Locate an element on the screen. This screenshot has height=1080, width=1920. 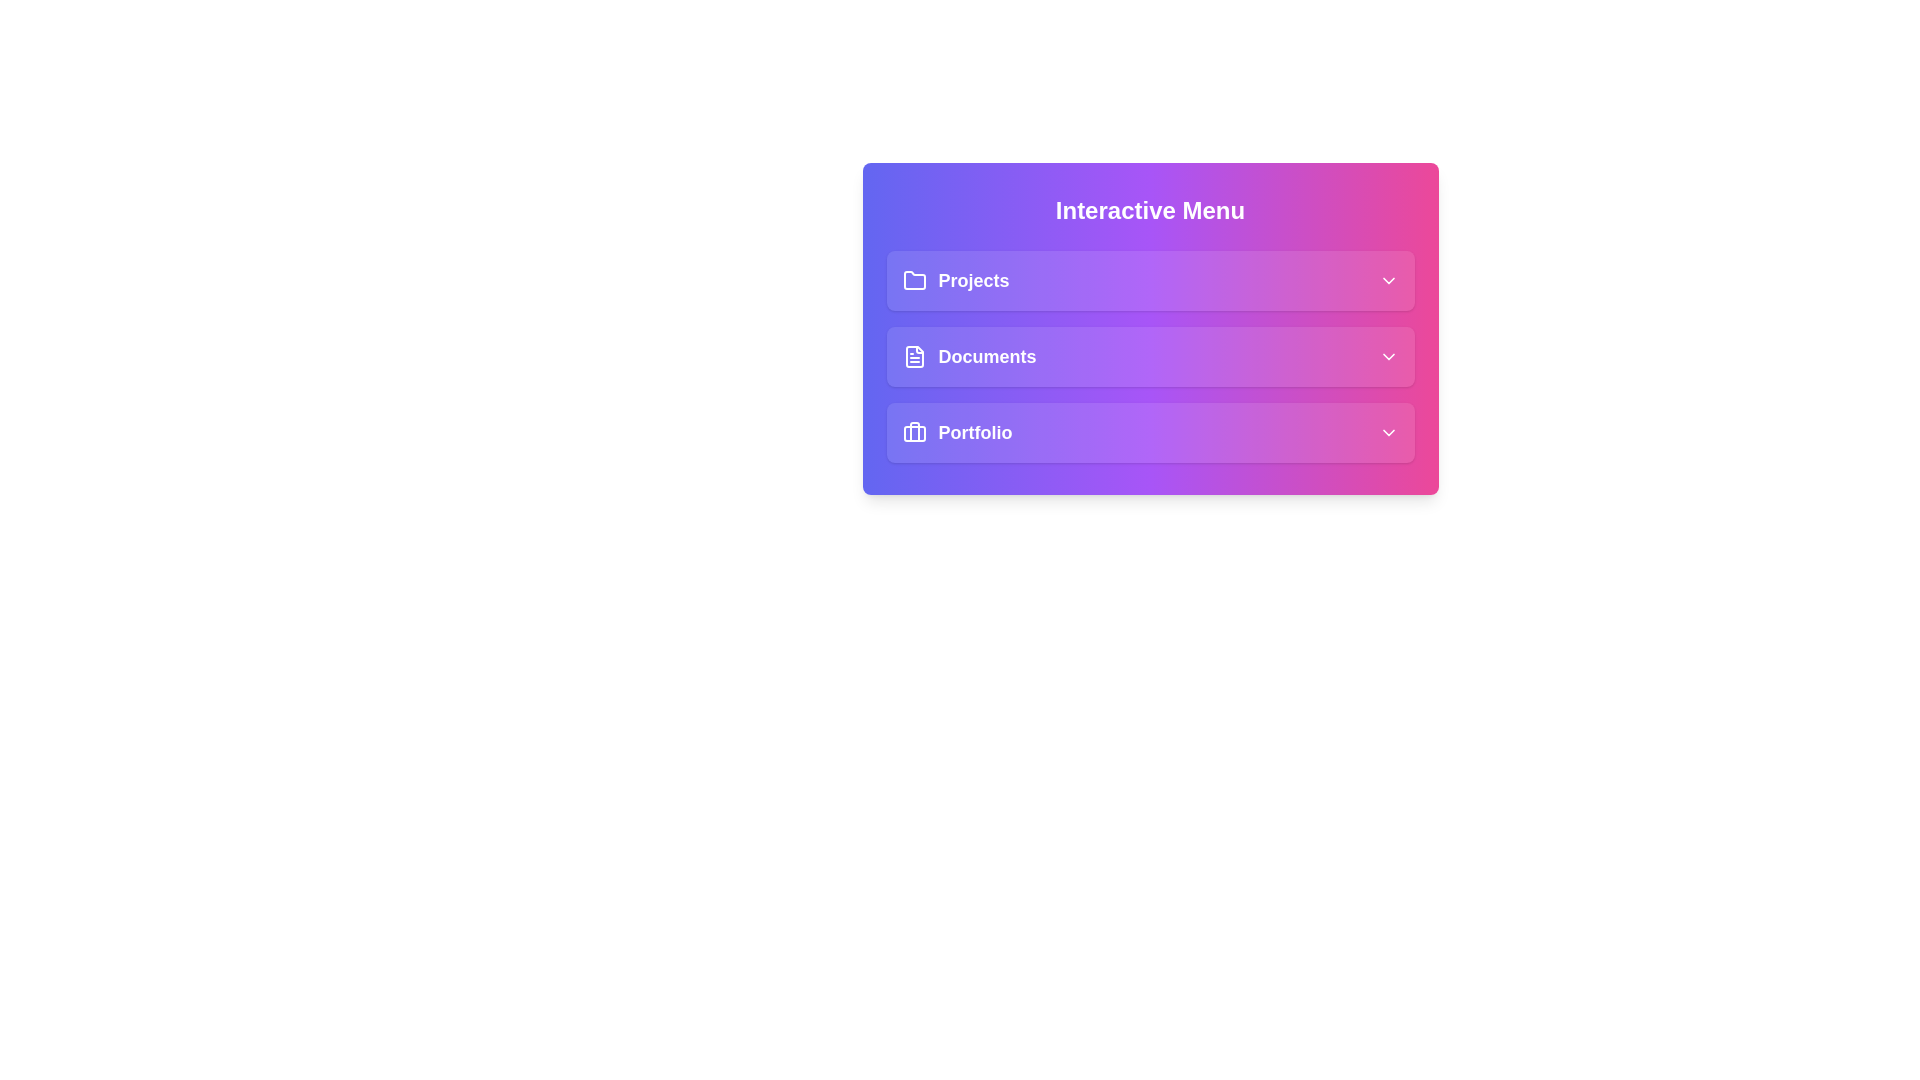
the 'Documents' label with the file icon, which is the second item in a vertical list of menu options is located at coordinates (969, 356).